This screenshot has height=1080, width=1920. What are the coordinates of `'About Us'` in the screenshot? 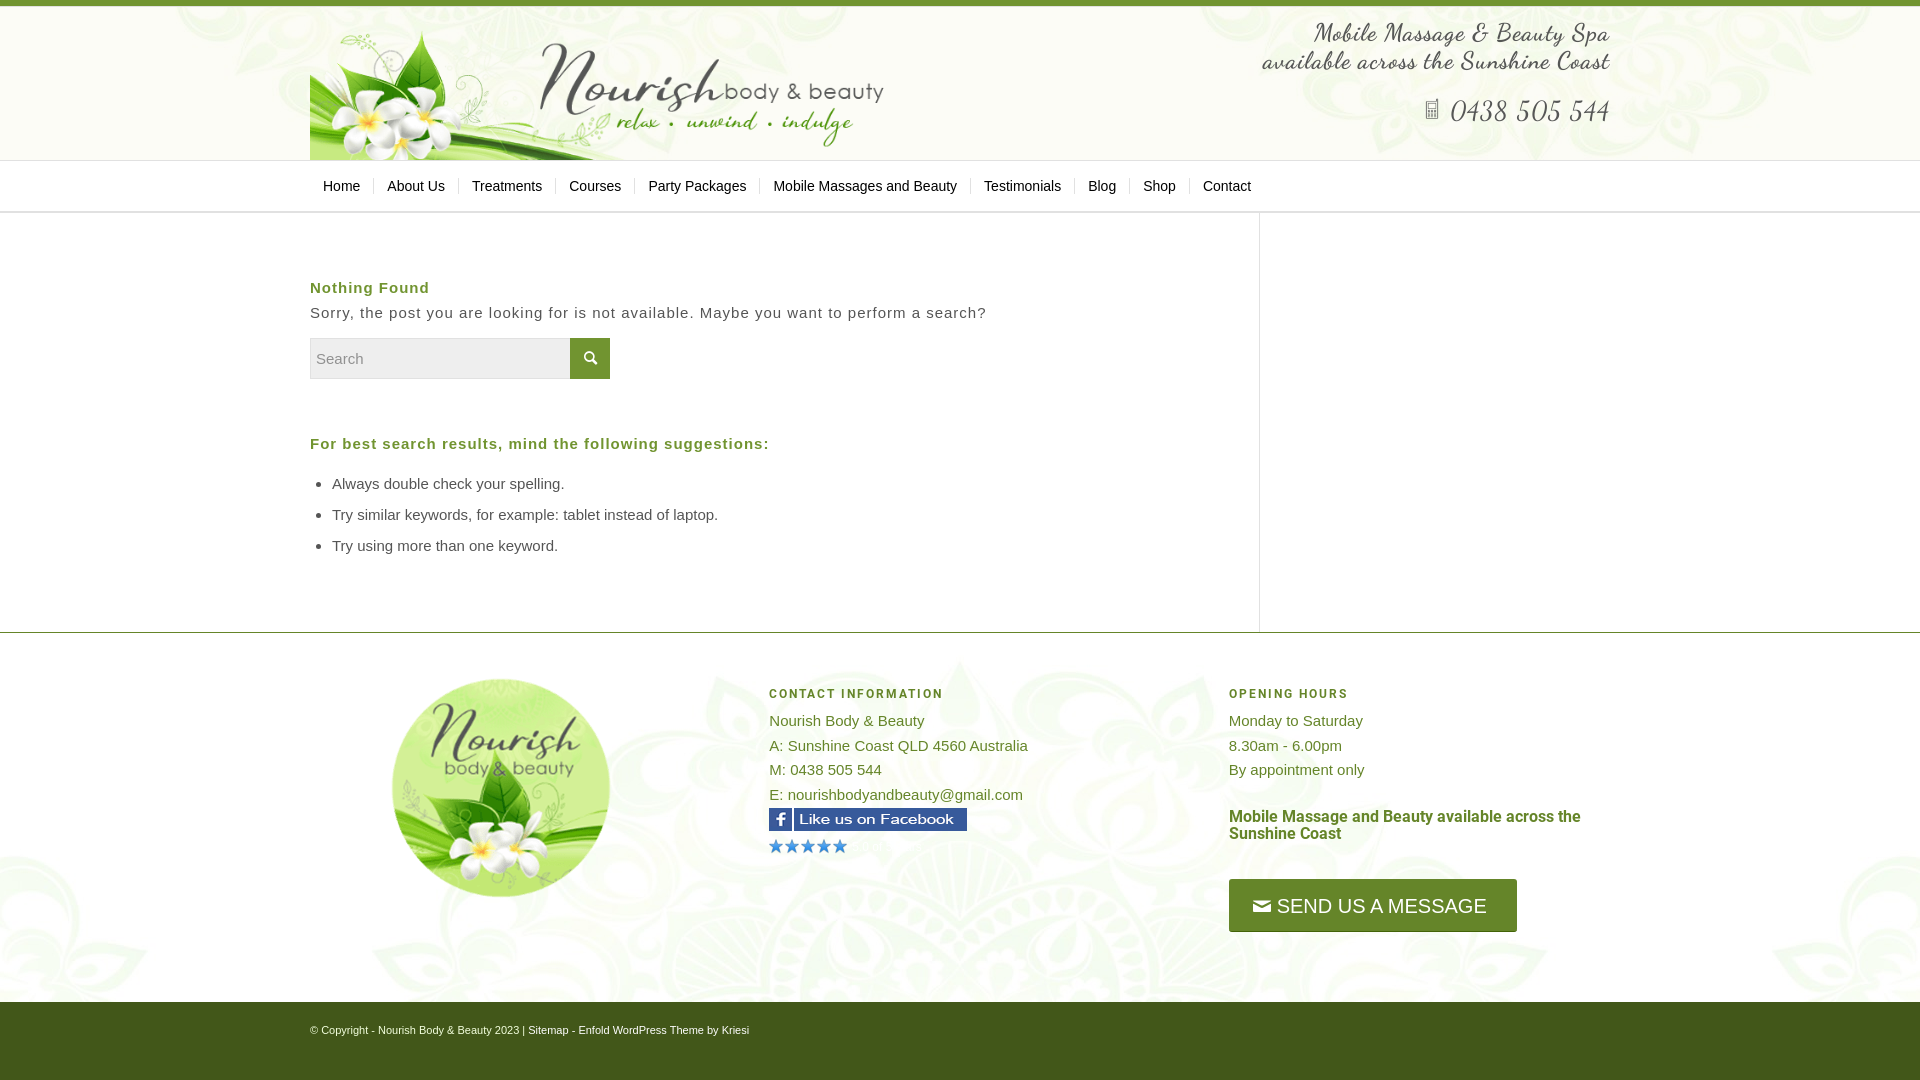 It's located at (414, 185).